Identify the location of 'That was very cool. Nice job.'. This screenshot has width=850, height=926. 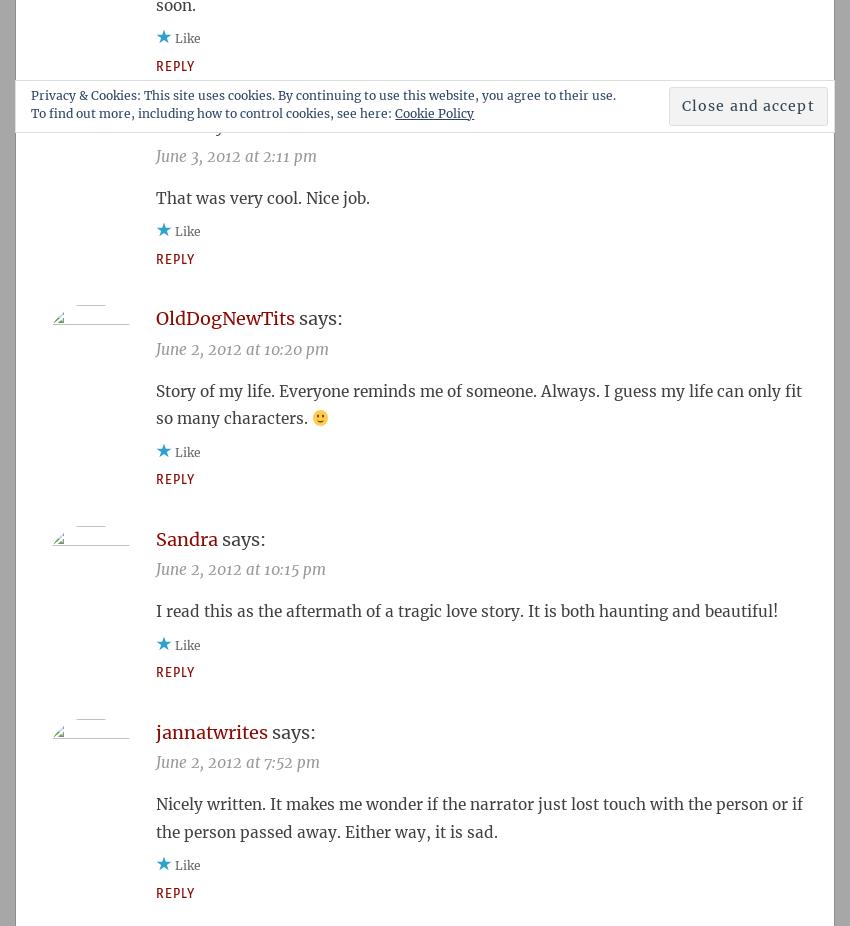
(155, 196).